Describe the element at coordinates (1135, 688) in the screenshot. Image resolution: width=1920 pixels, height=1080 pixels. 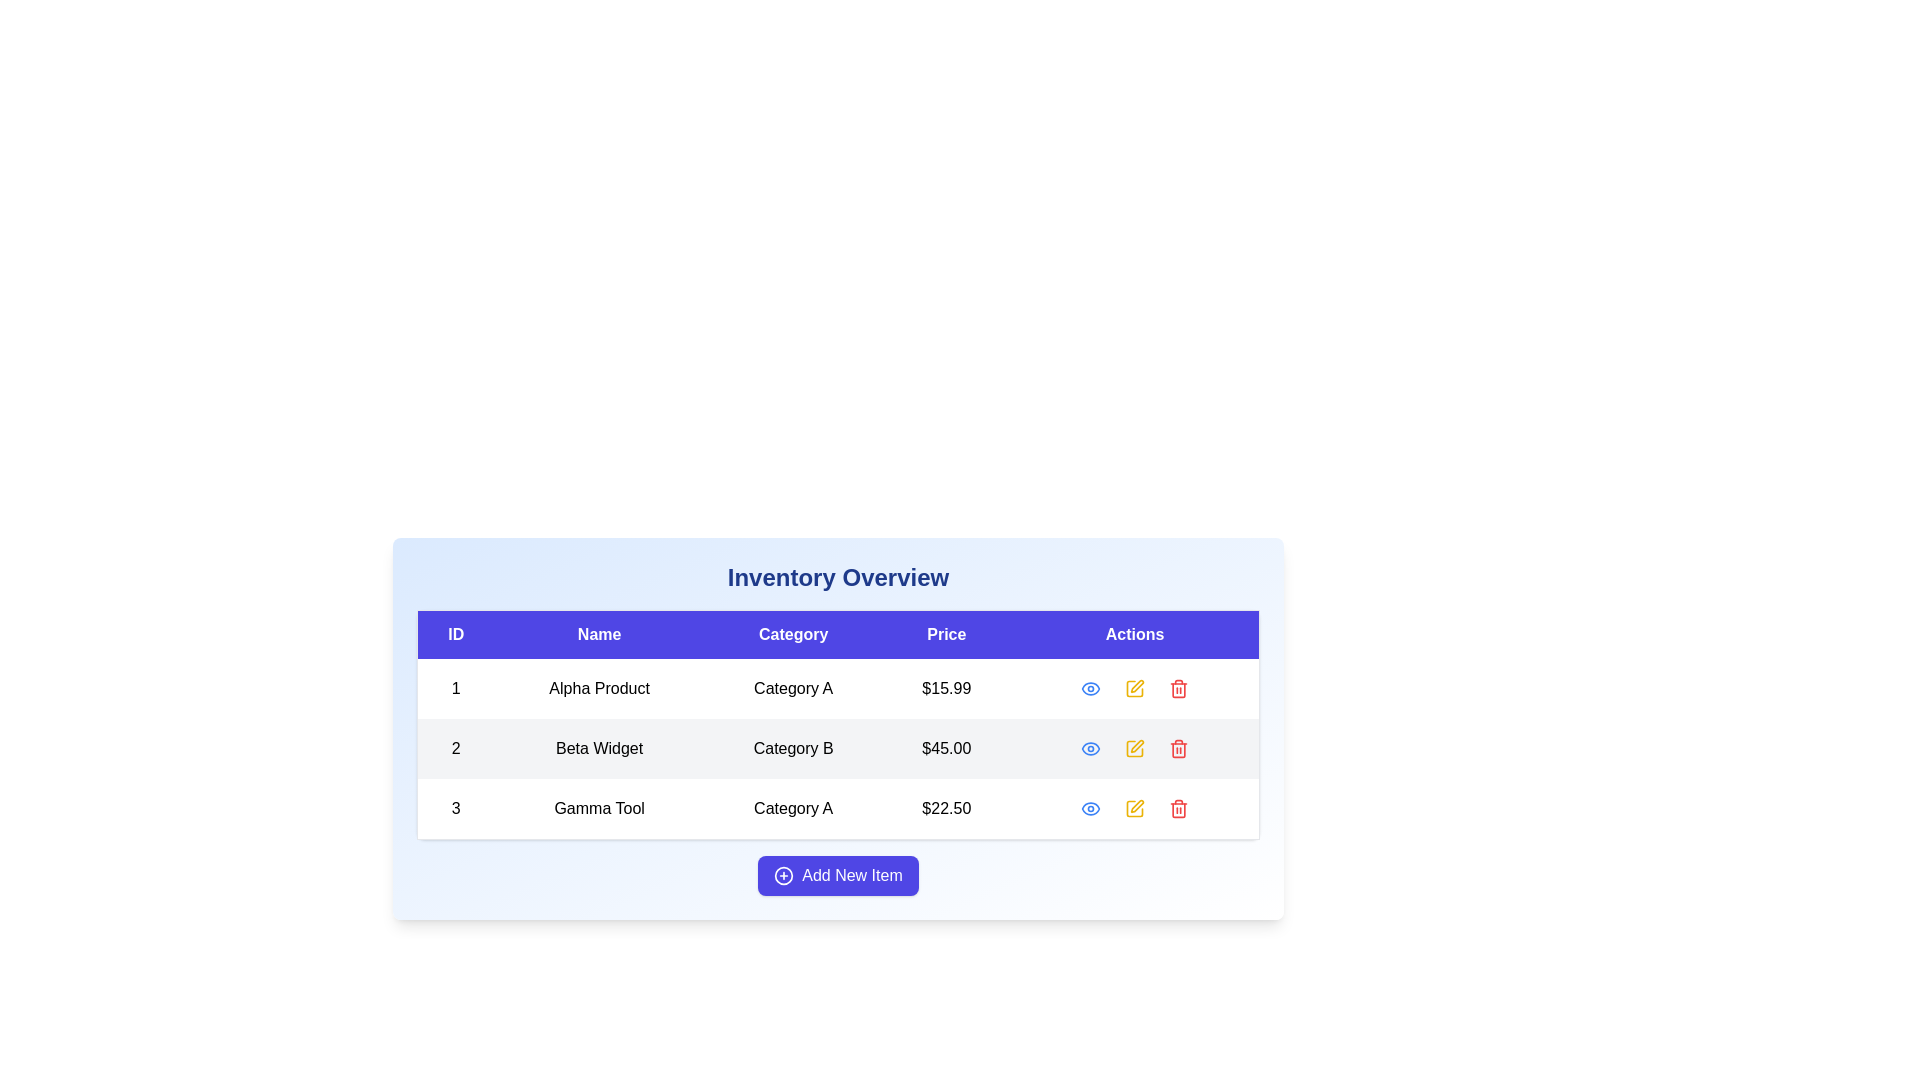
I see `the edit button, which is represented by a pencil icon, located in the 'Actions' column of the first row in the inventory table` at that location.